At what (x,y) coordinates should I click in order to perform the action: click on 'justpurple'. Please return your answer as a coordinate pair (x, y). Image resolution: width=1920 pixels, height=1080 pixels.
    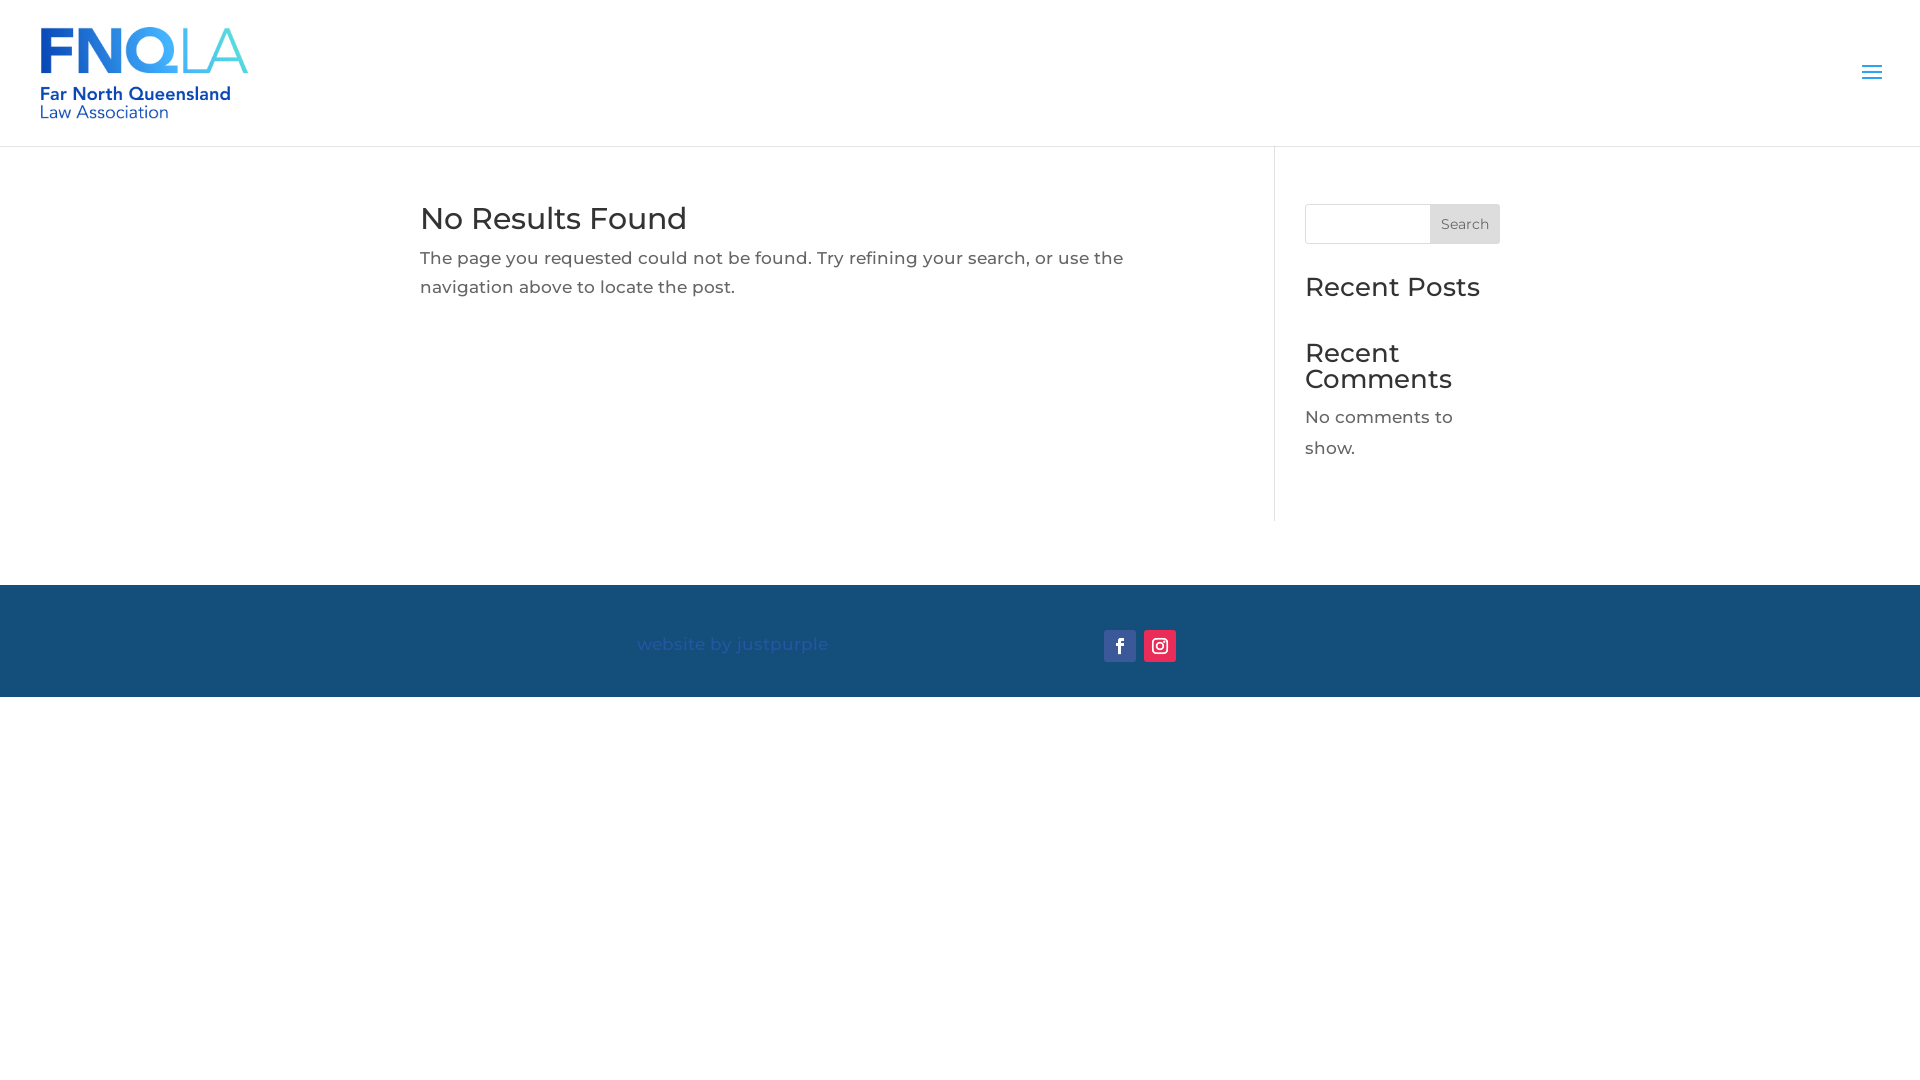
    Looking at the image, I should click on (781, 644).